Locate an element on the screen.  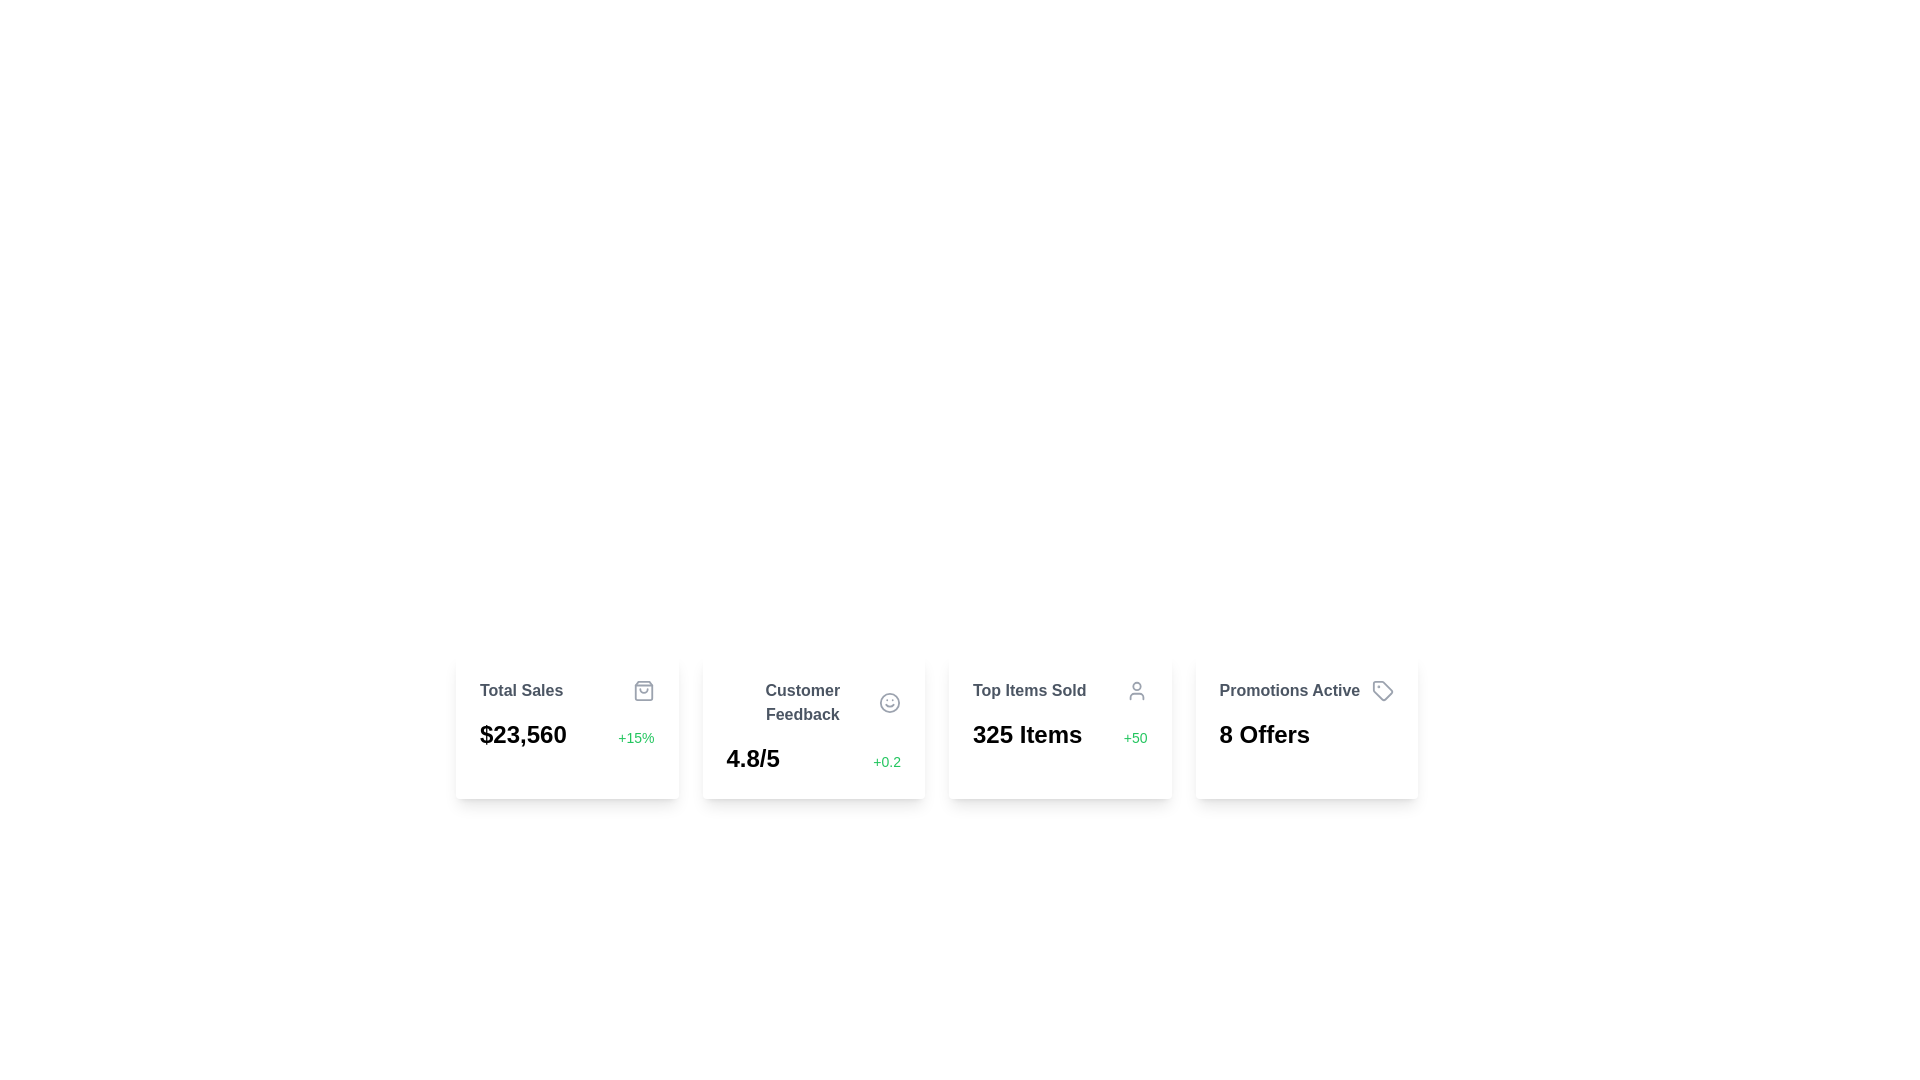
the text label displaying '+0.2' in green, located on the right side of the rating value '4.8/5' within the second card of the 'Customer Feedback' section is located at coordinates (886, 762).